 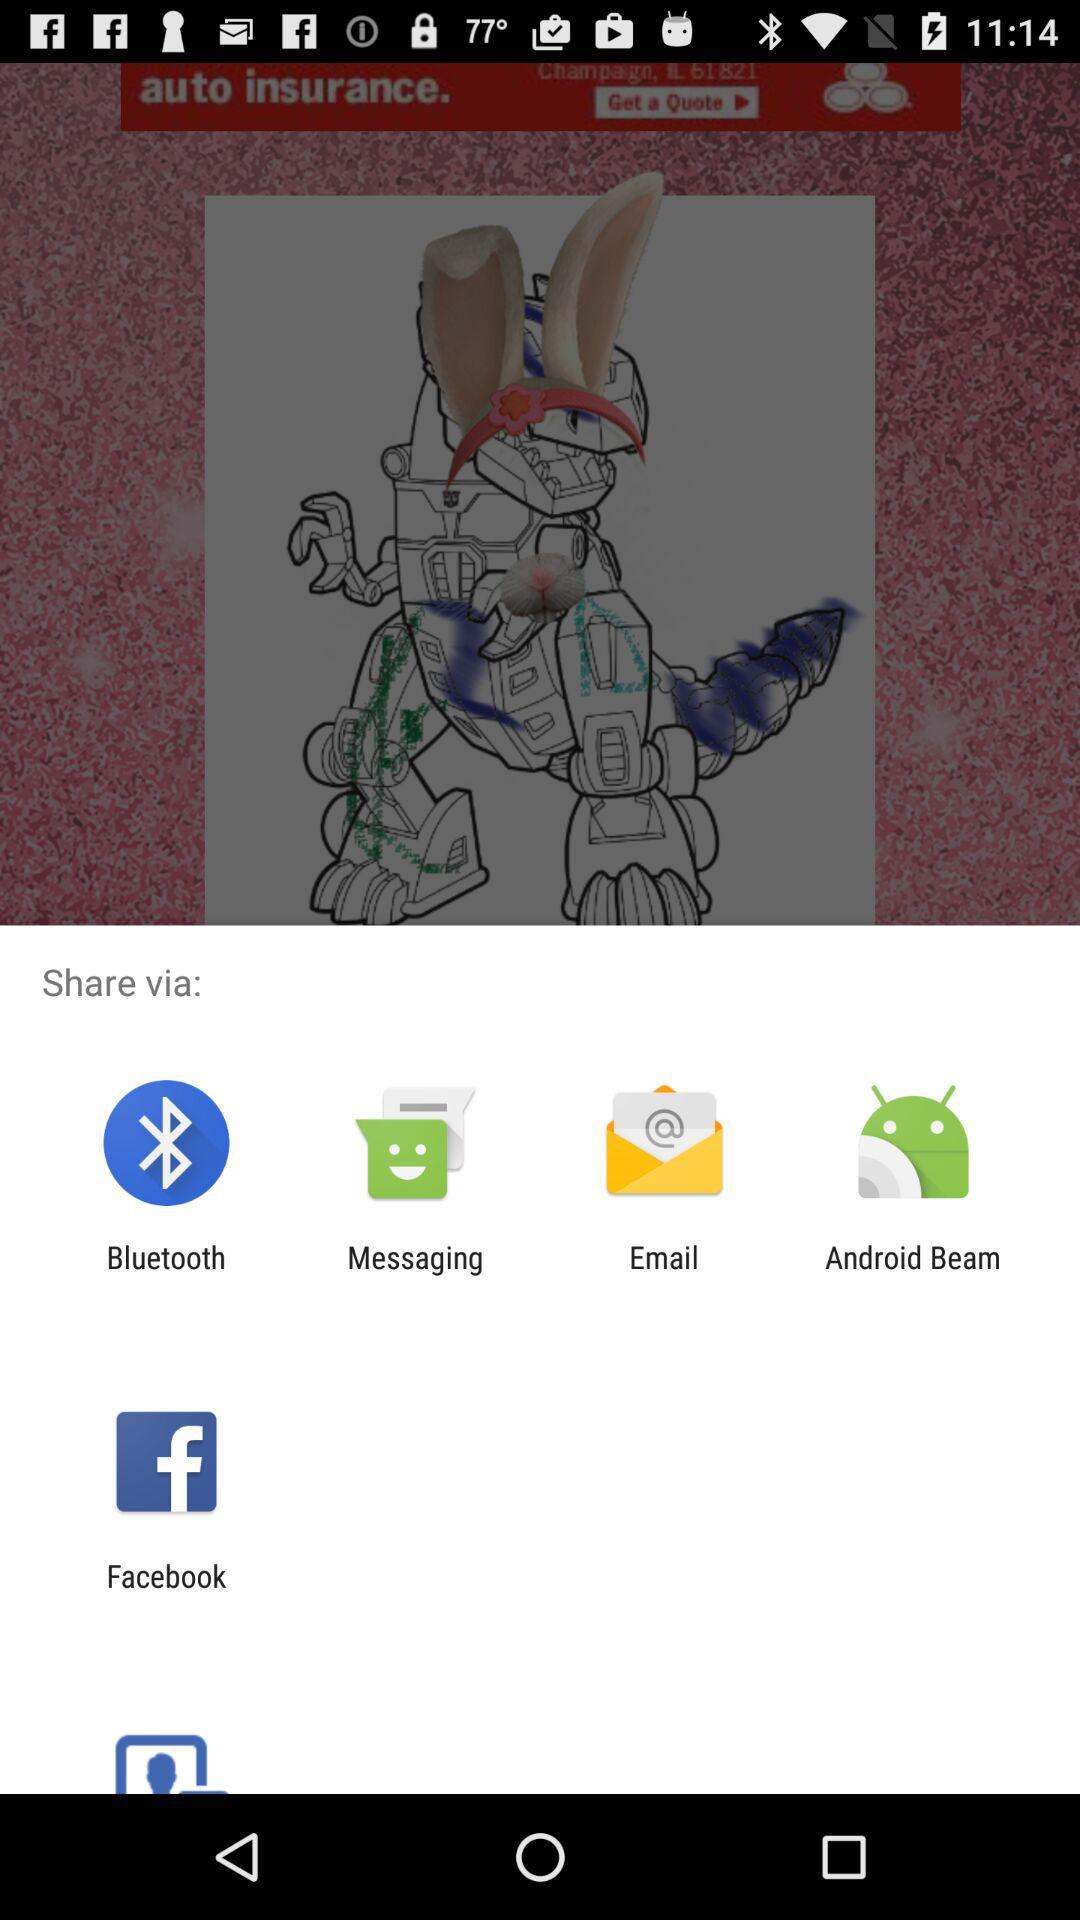 I want to click on android beam item, so click(x=913, y=1274).